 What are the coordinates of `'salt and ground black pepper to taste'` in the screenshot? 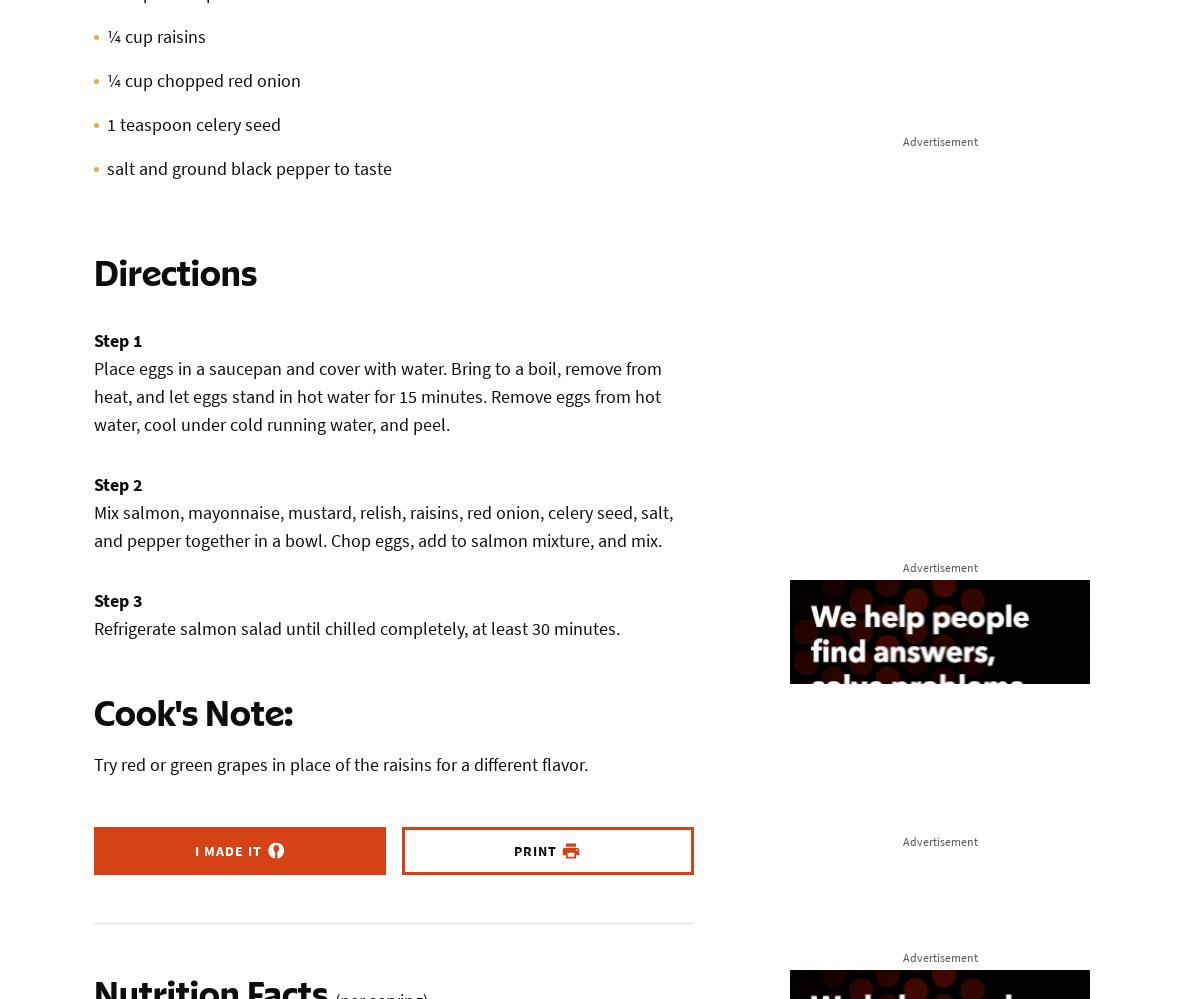 It's located at (249, 167).